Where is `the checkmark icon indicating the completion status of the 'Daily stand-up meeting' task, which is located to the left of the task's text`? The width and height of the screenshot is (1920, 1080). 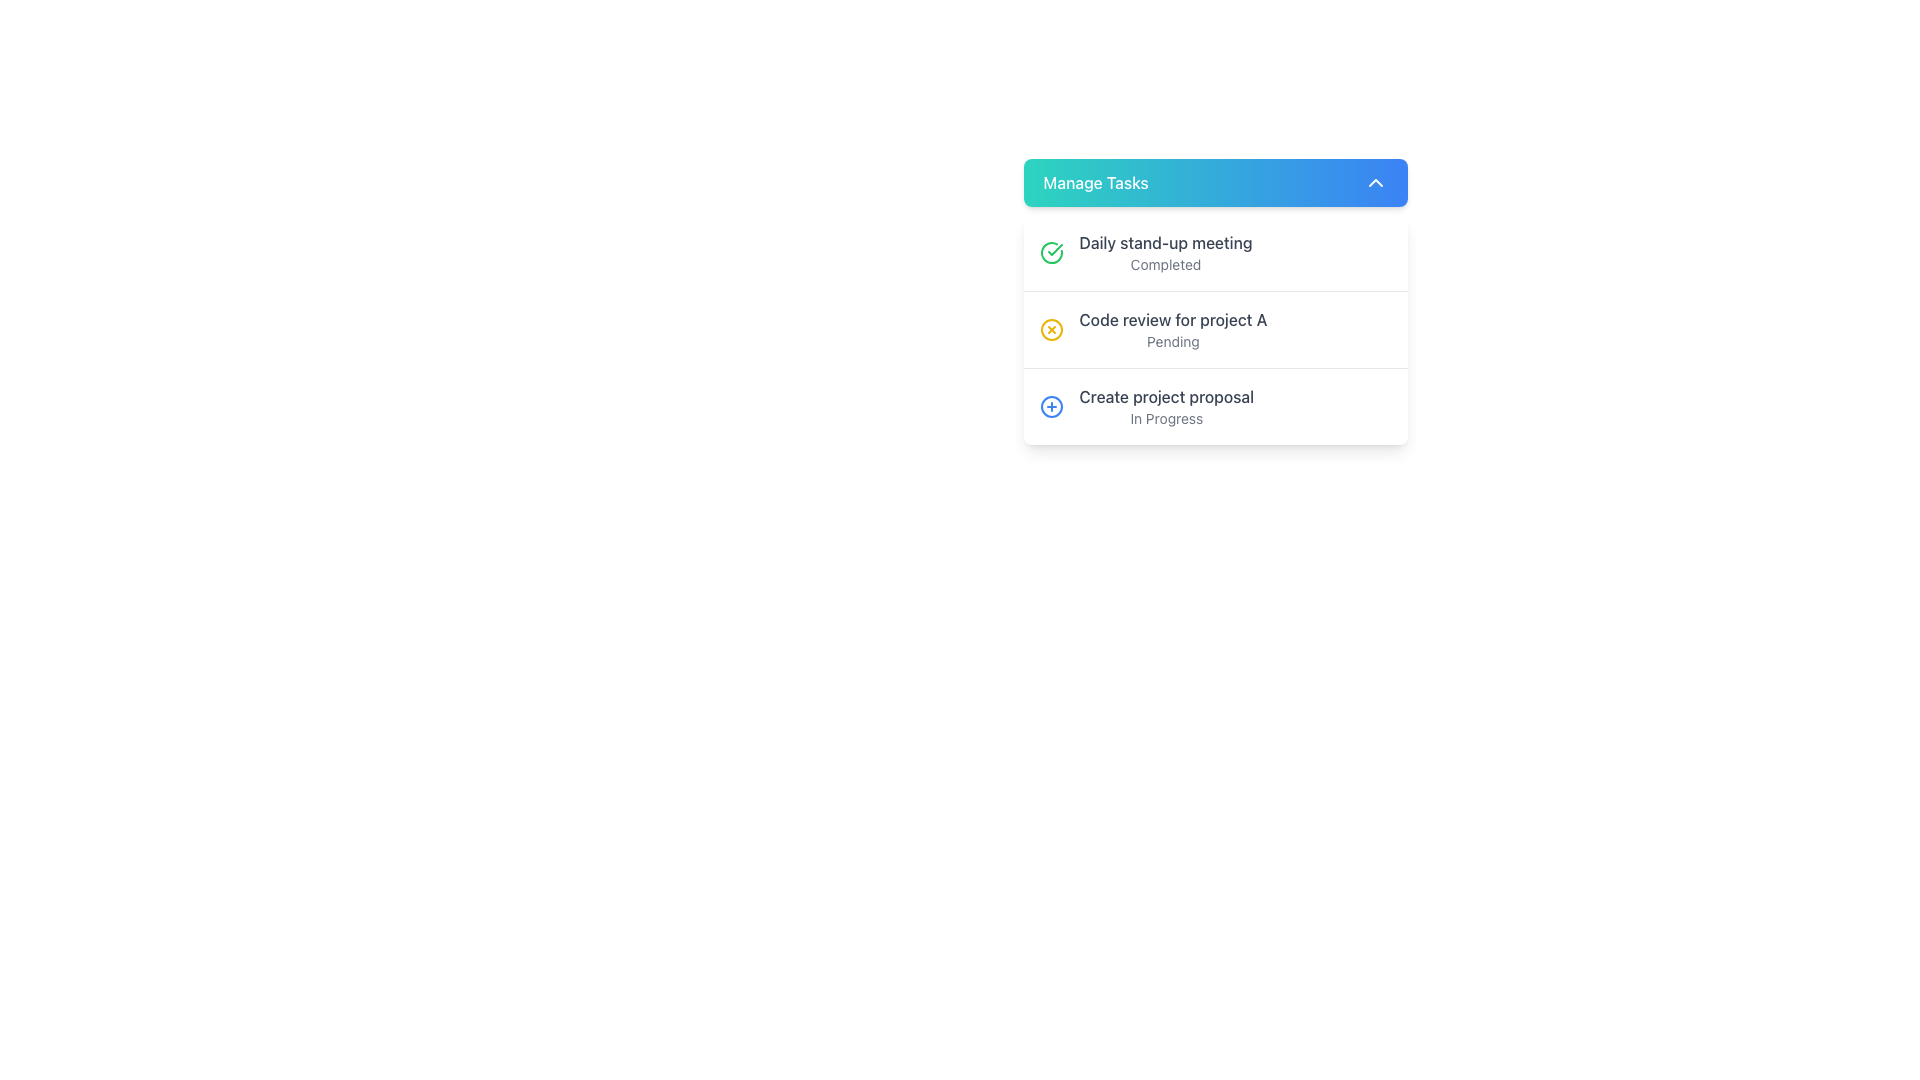
the checkmark icon indicating the completion status of the 'Daily stand-up meeting' task, which is located to the left of the task's text is located at coordinates (1054, 249).